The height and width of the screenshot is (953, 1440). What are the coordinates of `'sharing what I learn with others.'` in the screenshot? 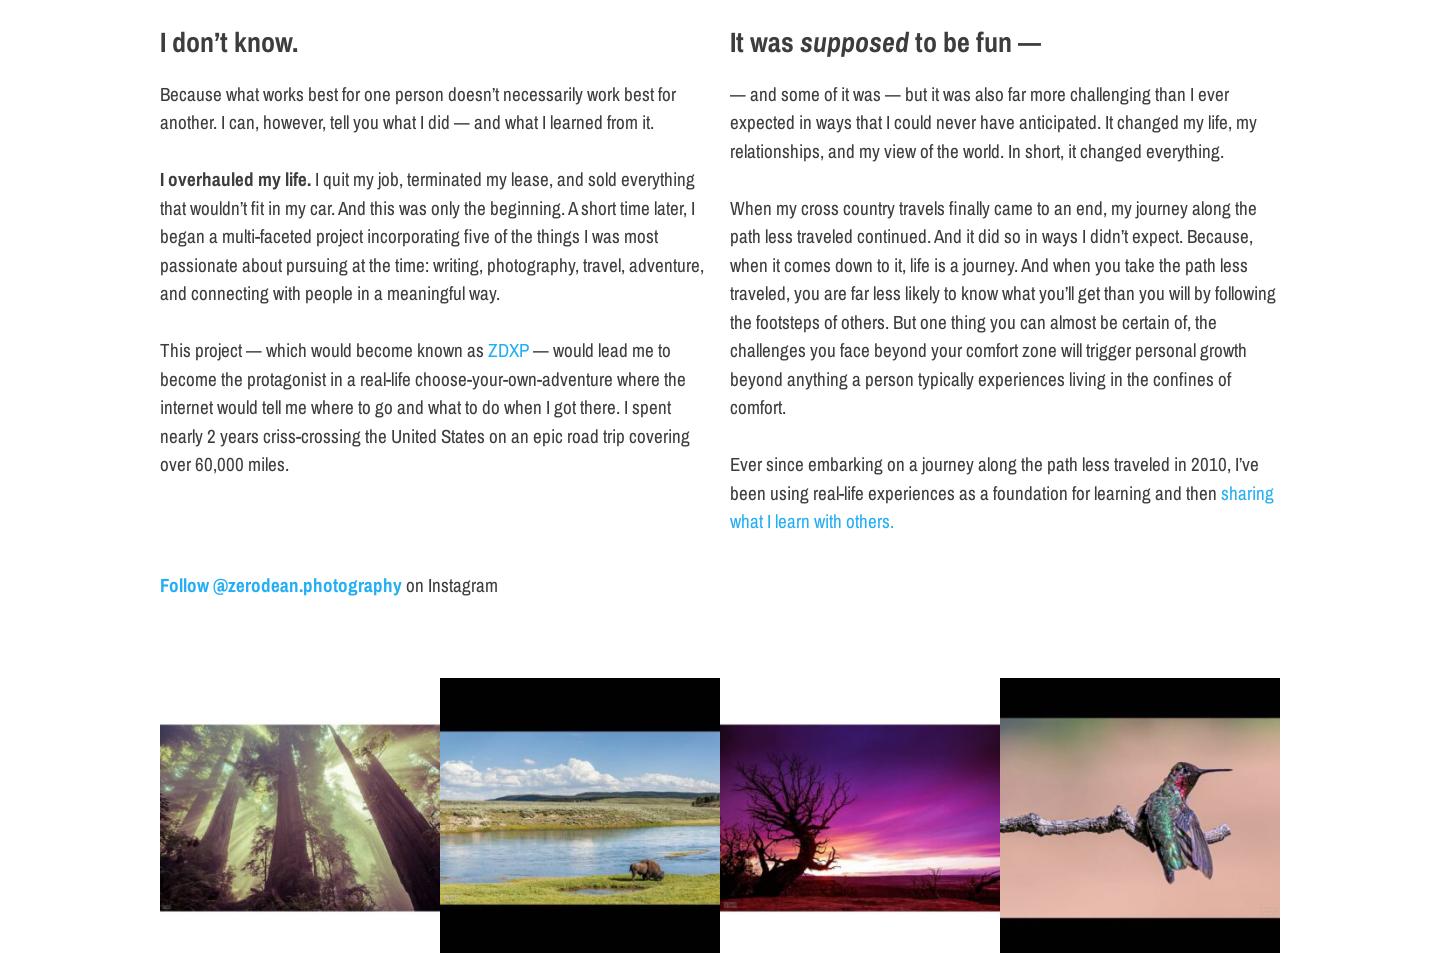 It's located at (1000, 506).